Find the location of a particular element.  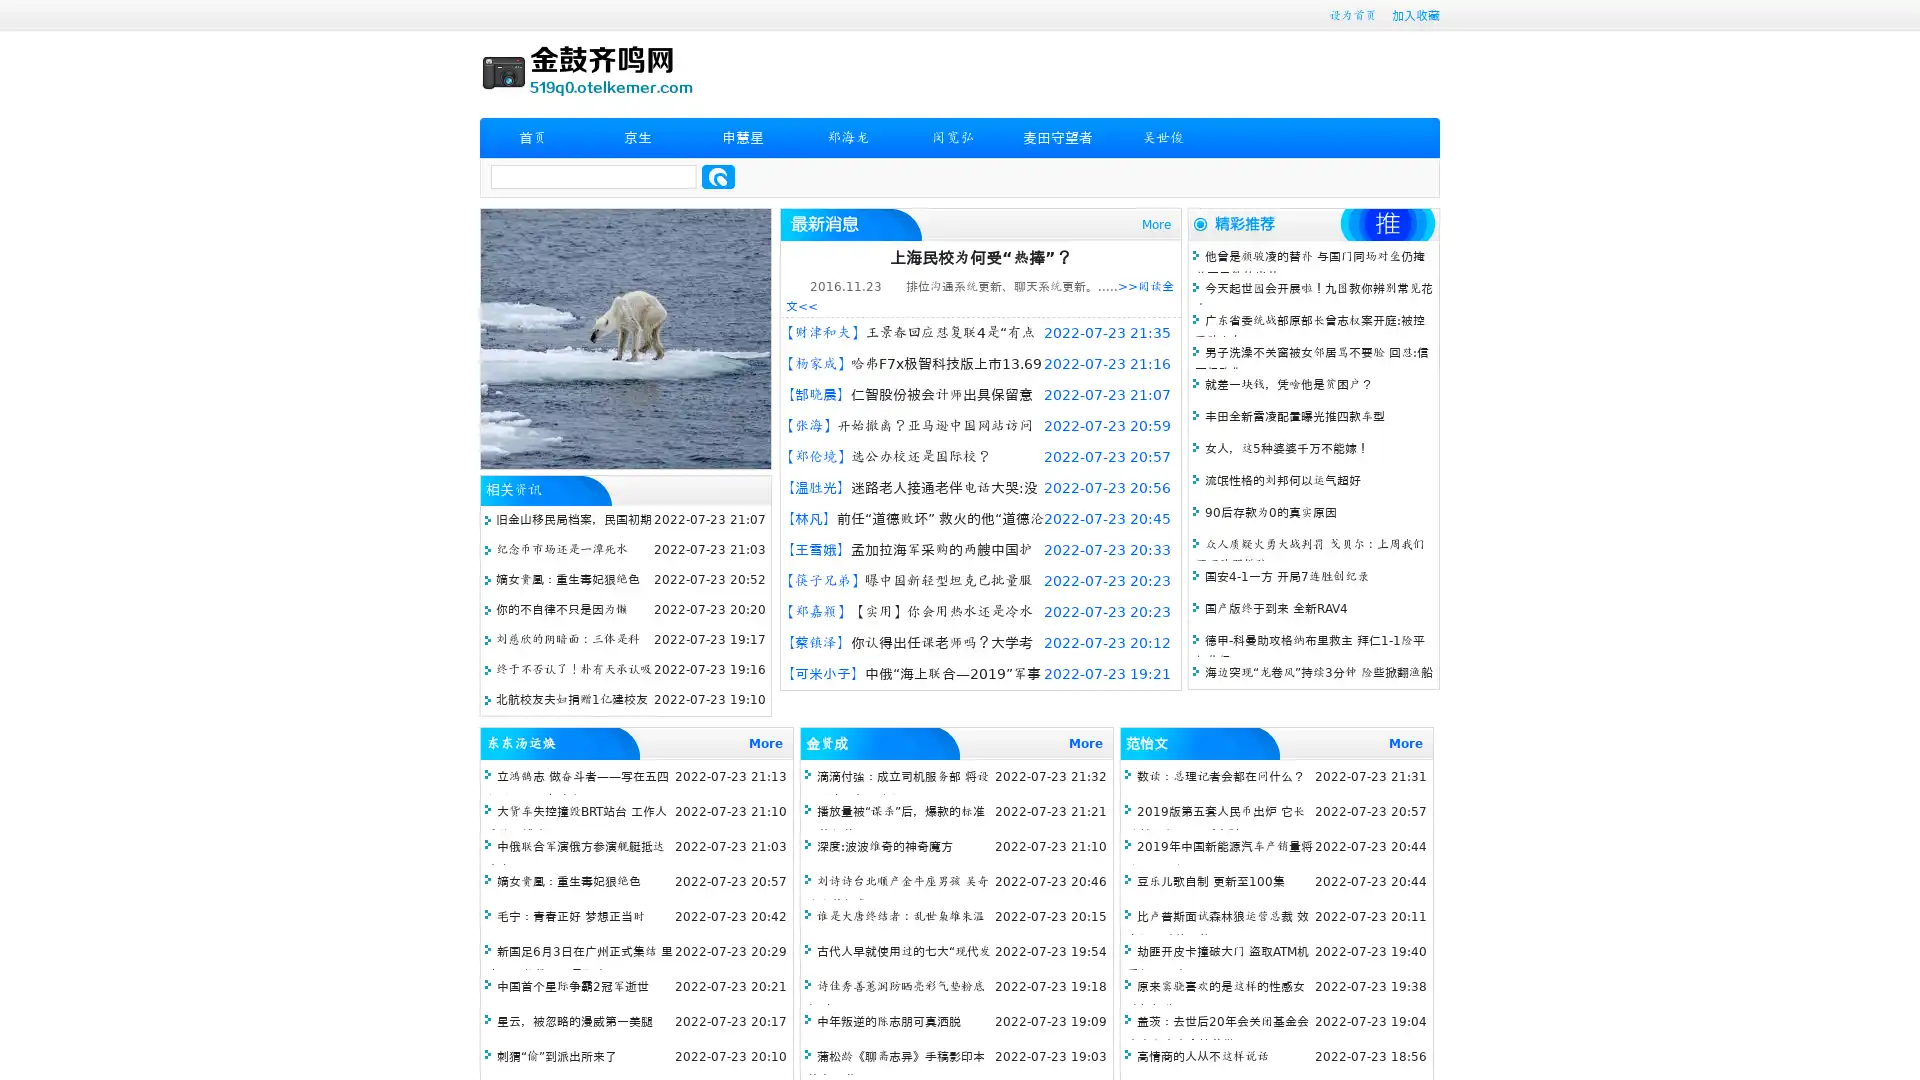

Search is located at coordinates (718, 176).